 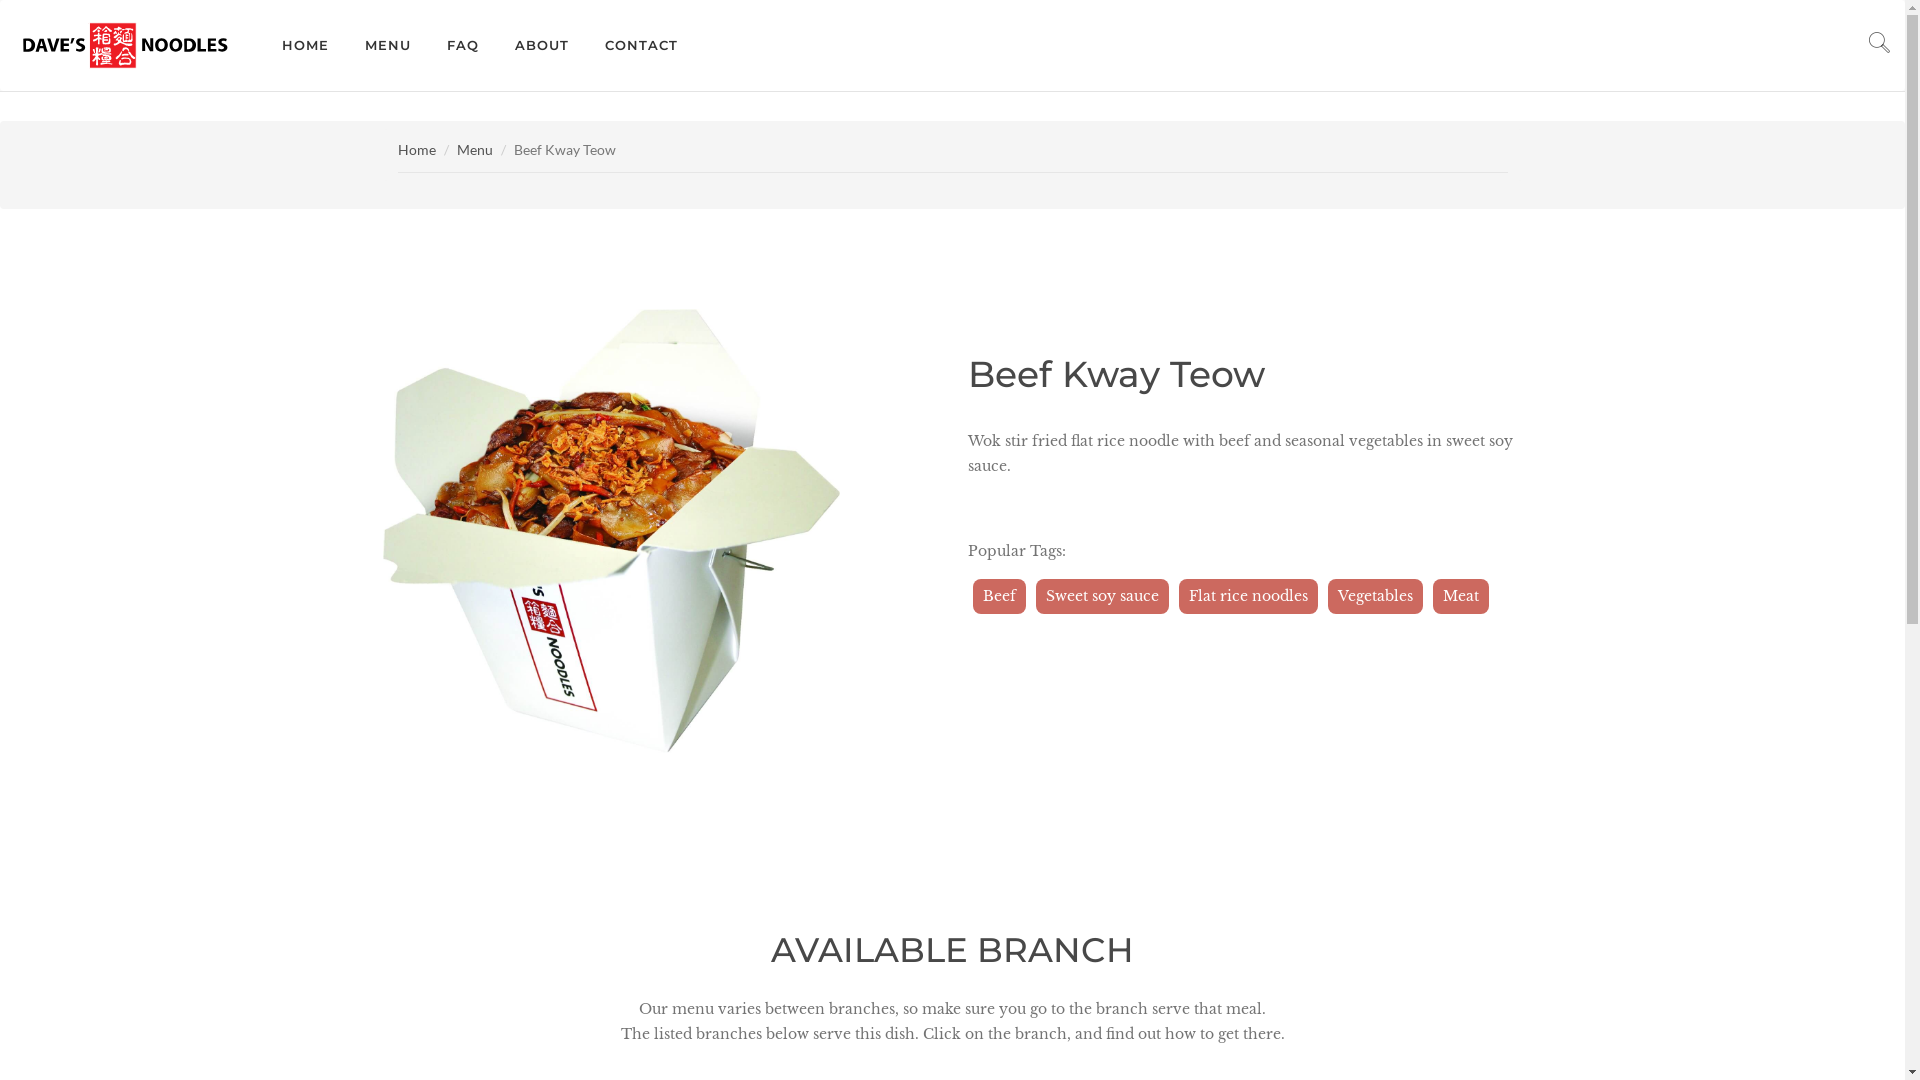 What do you see at coordinates (416, 148) in the screenshot?
I see `'Home'` at bounding box center [416, 148].